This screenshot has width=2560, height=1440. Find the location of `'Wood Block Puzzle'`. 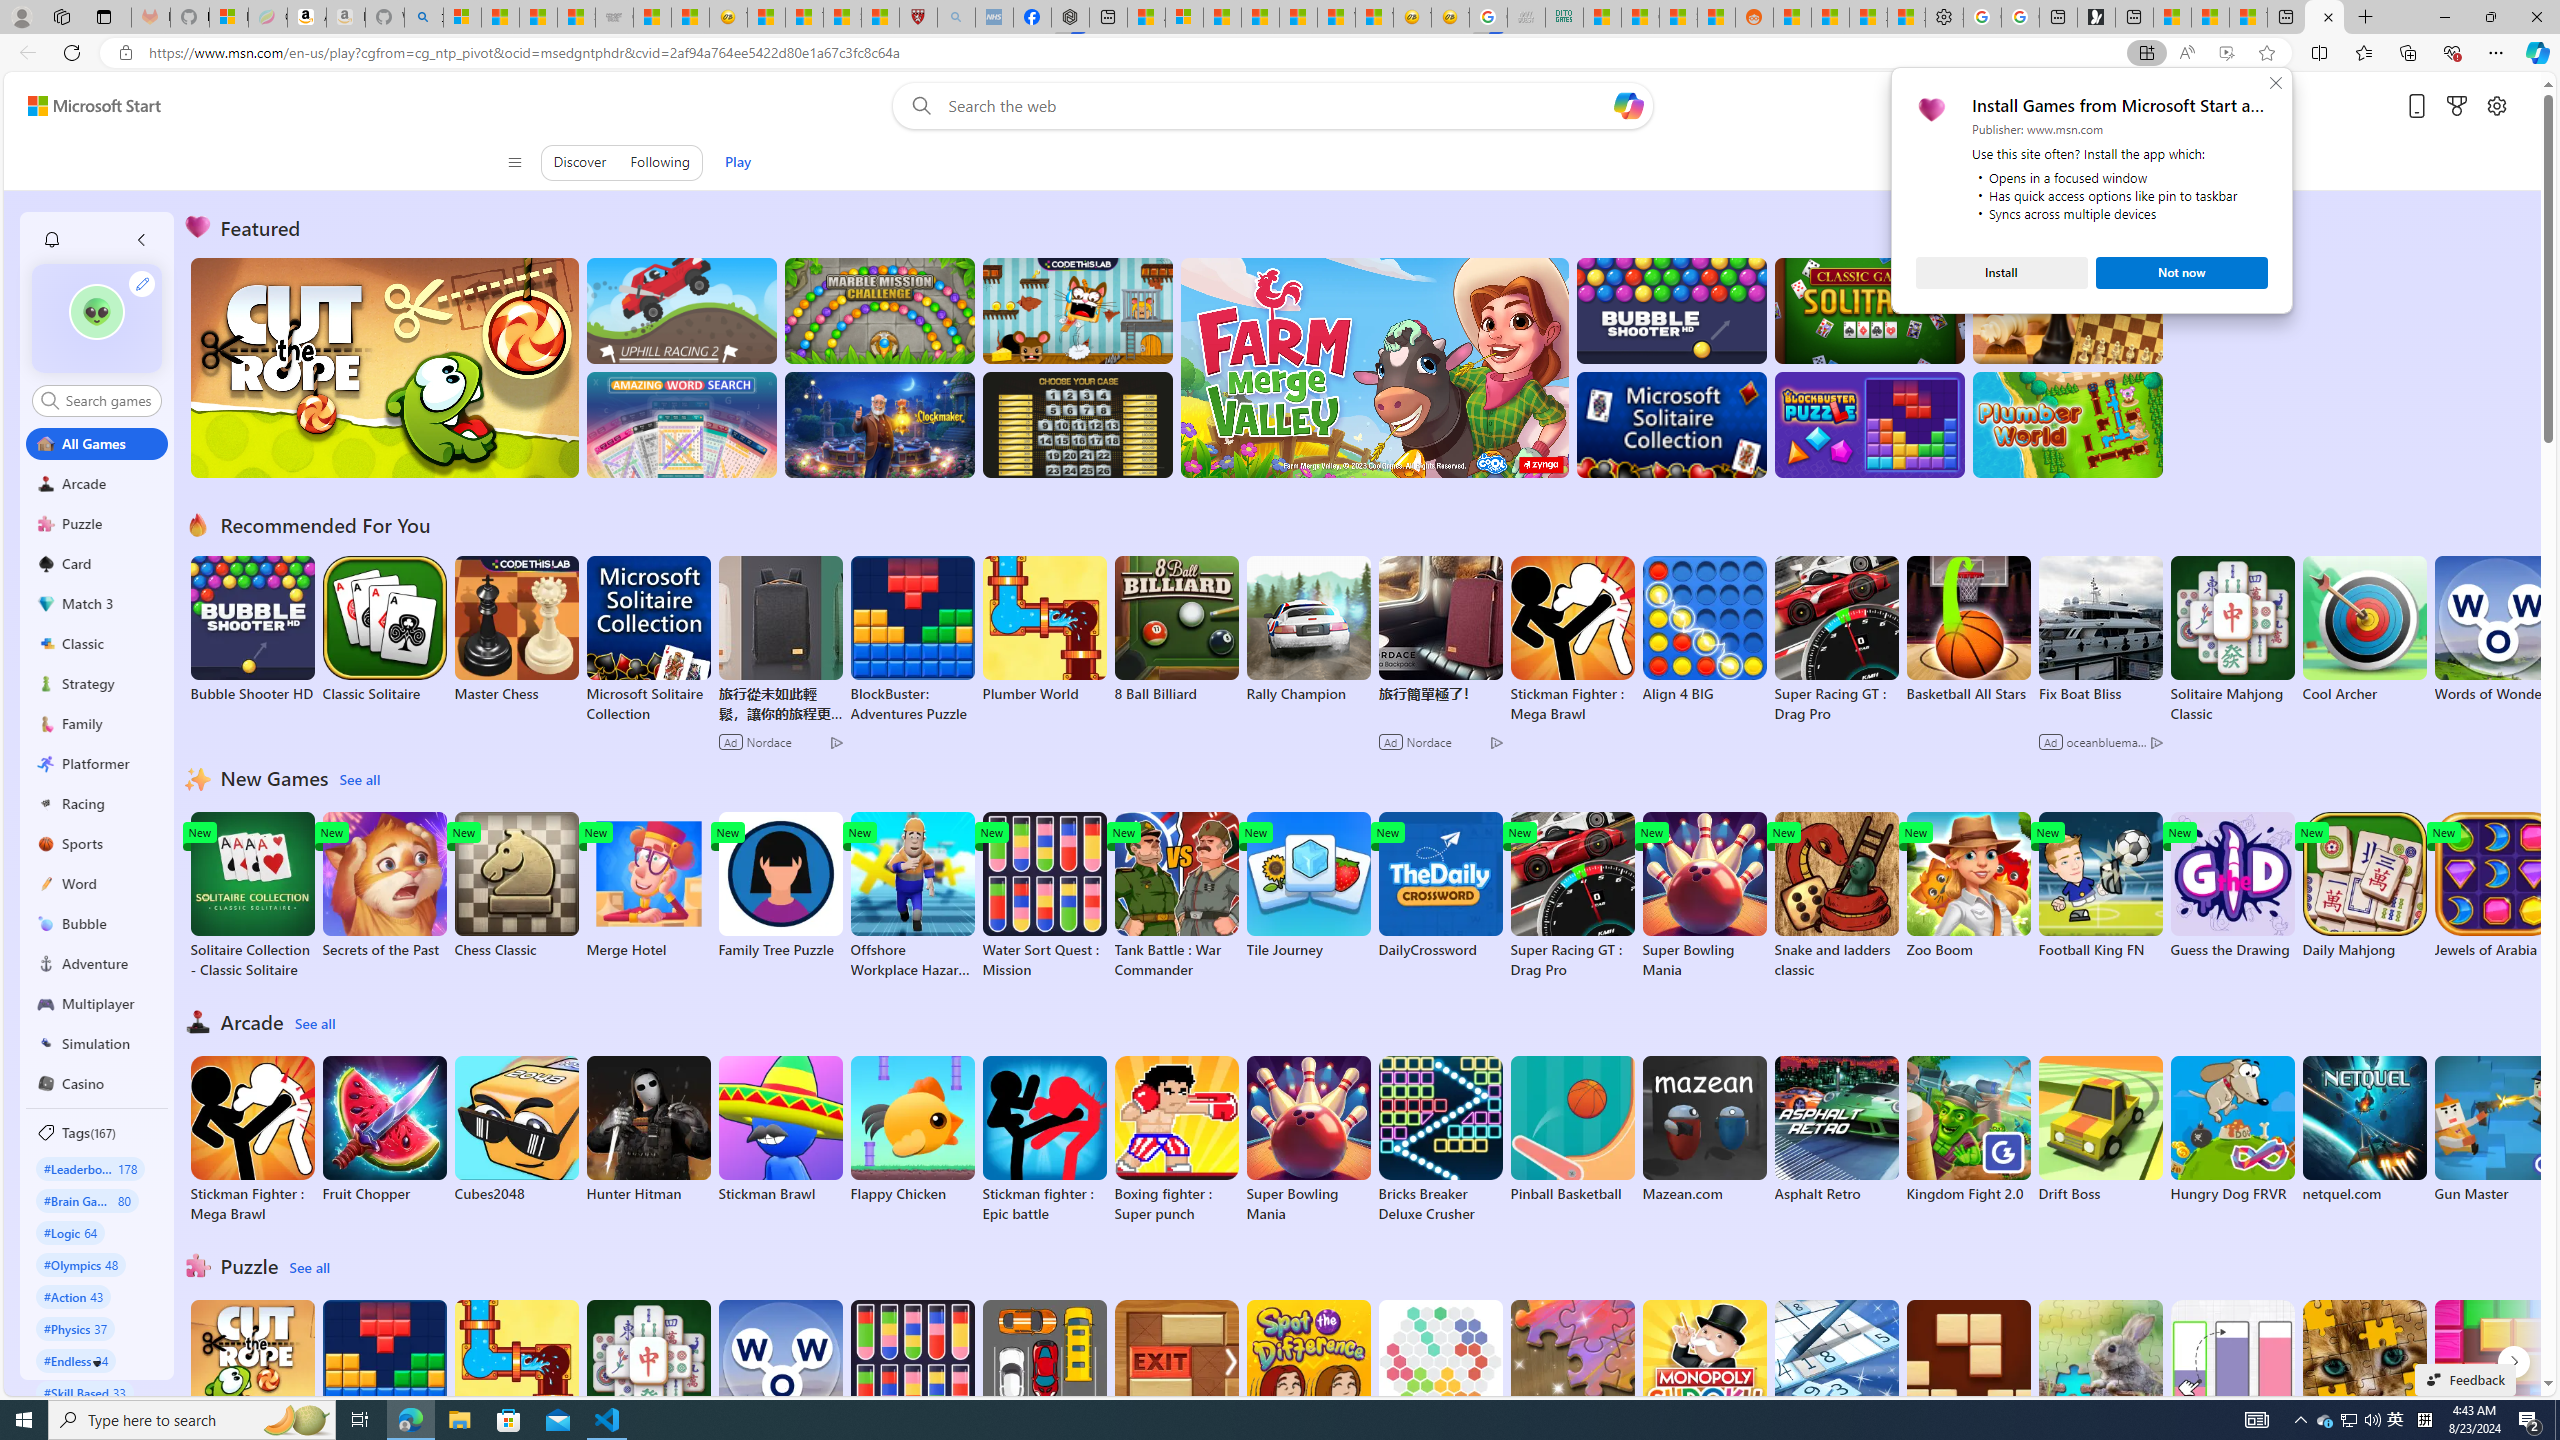

'Wood Block Puzzle' is located at coordinates (1968, 1374).